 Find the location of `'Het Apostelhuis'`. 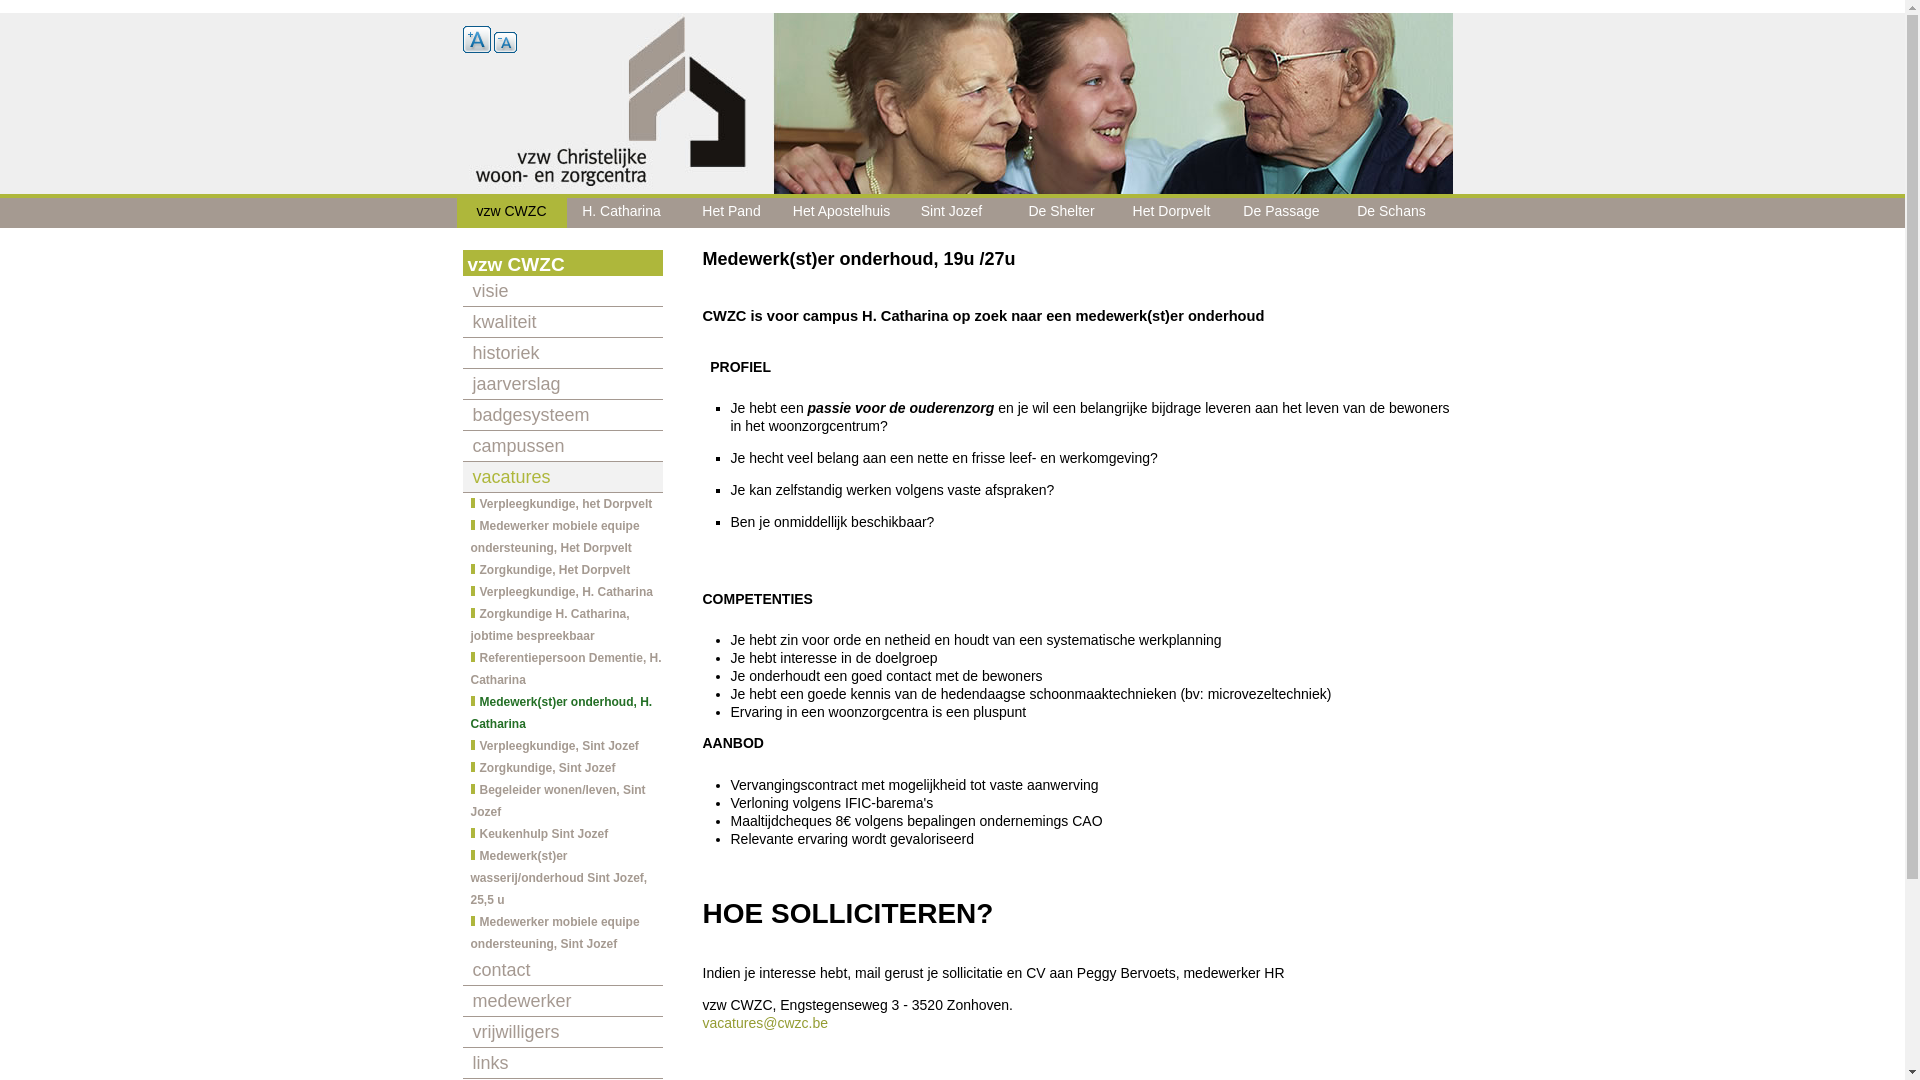

'Het Apostelhuis' is located at coordinates (840, 211).